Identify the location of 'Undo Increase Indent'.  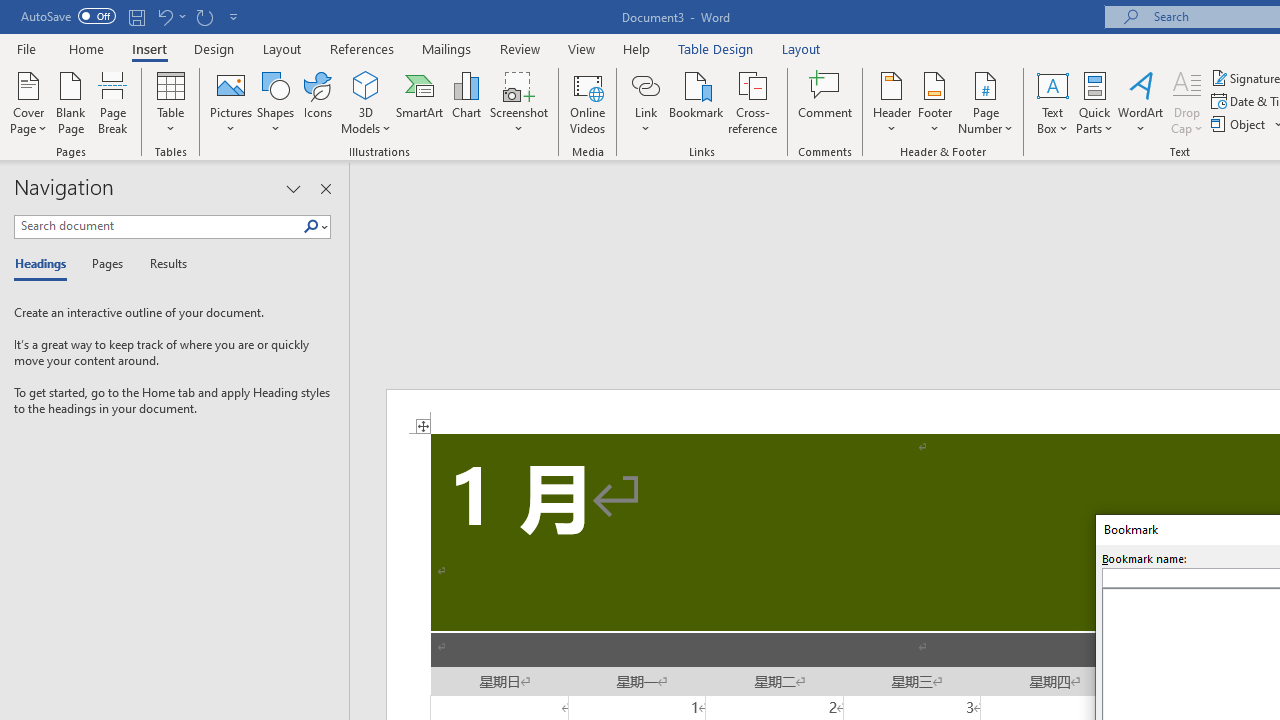
(164, 16).